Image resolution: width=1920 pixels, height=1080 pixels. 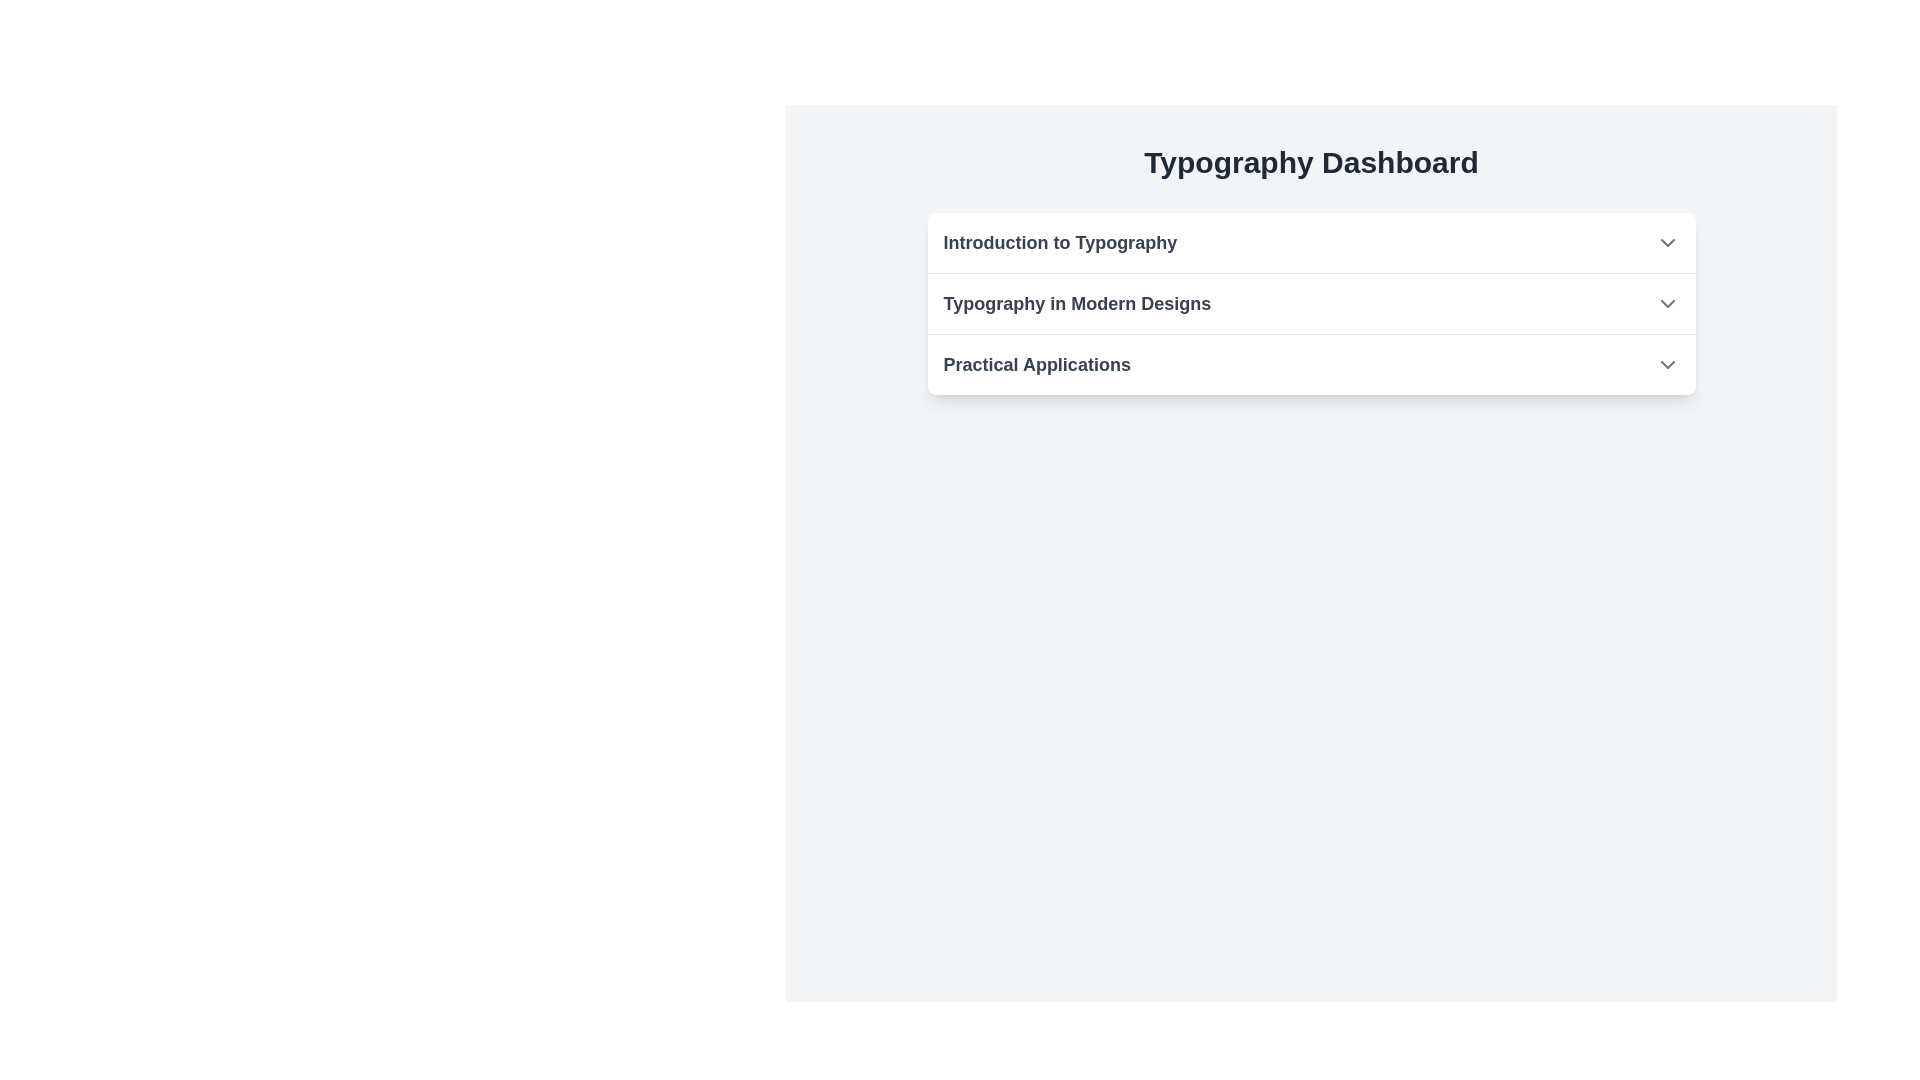 I want to click on the second item in the vertical list labeled 'Typography in Modern Designs', which is positioned between 'Introduction to Typography' and 'Practical Applications', so click(x=1311, y=304).